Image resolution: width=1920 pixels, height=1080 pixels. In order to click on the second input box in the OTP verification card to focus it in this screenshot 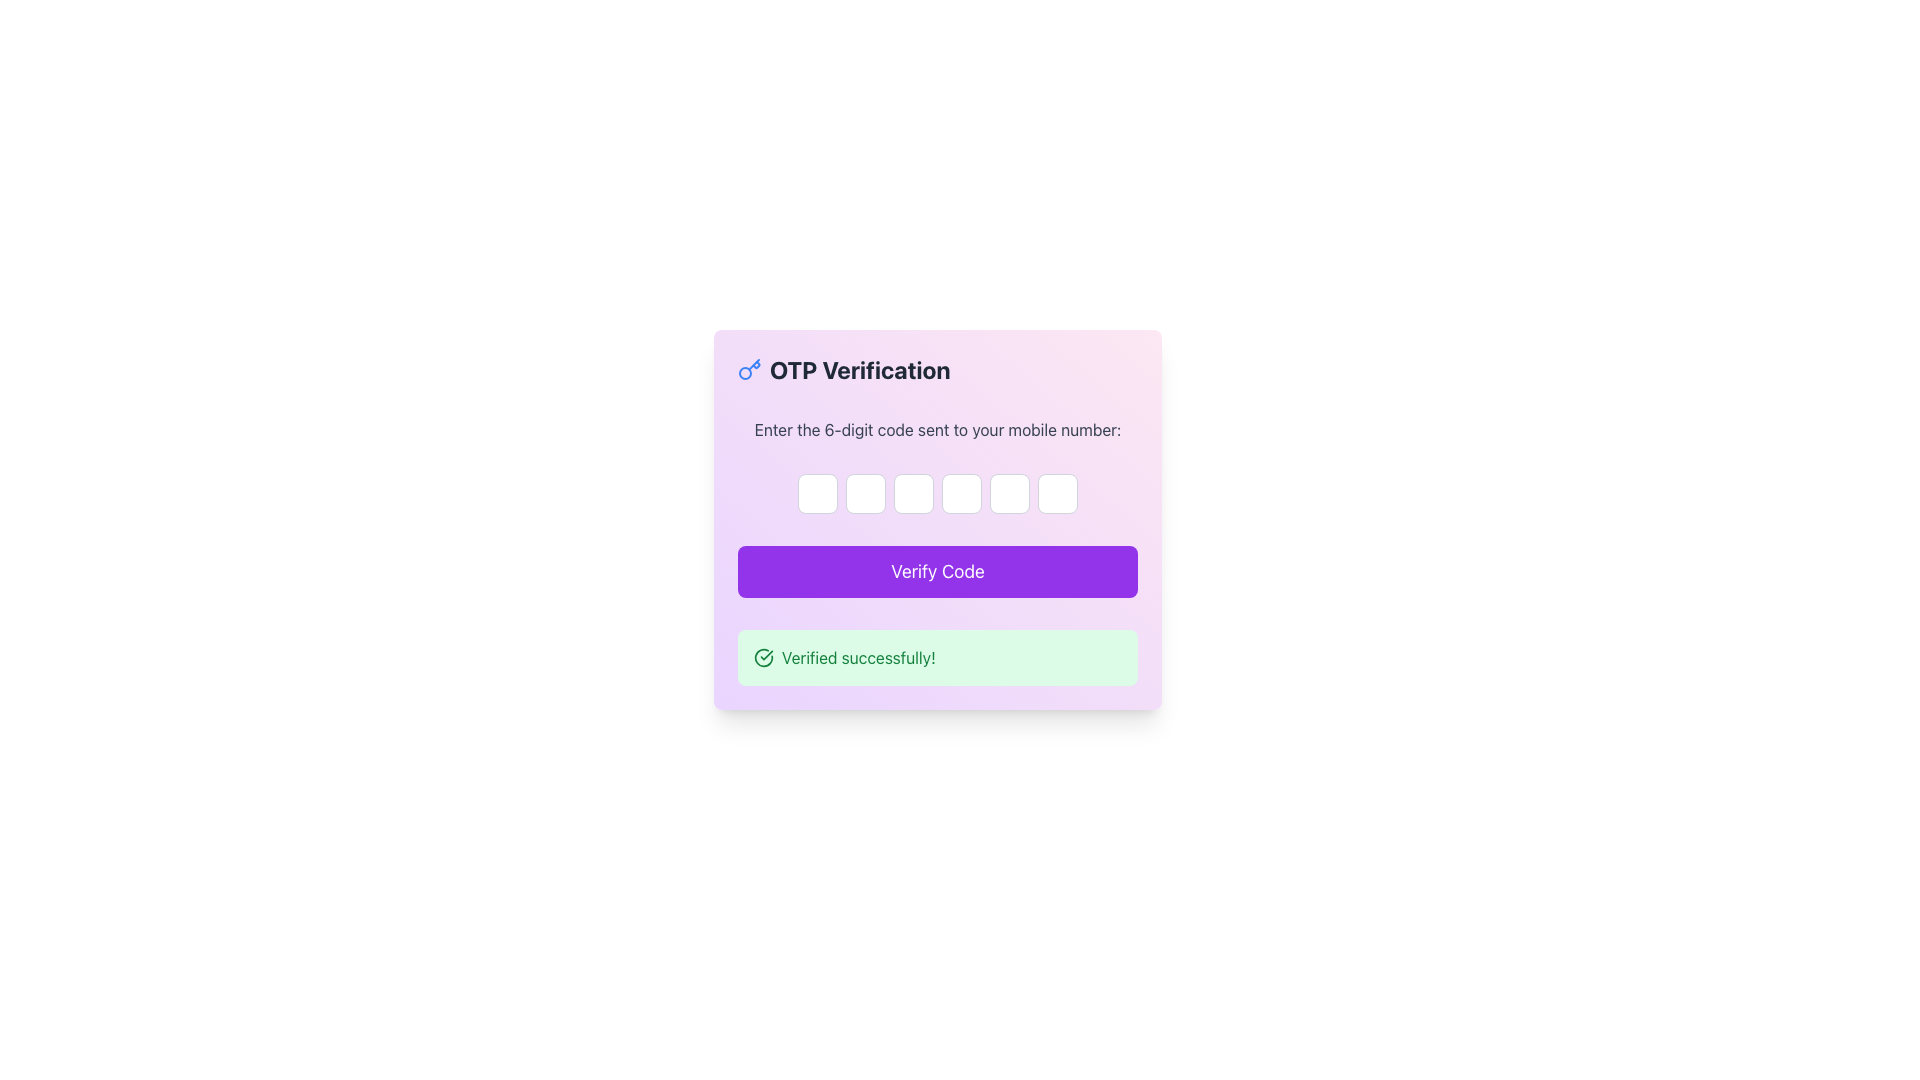, I will do `click(865, 493)`.